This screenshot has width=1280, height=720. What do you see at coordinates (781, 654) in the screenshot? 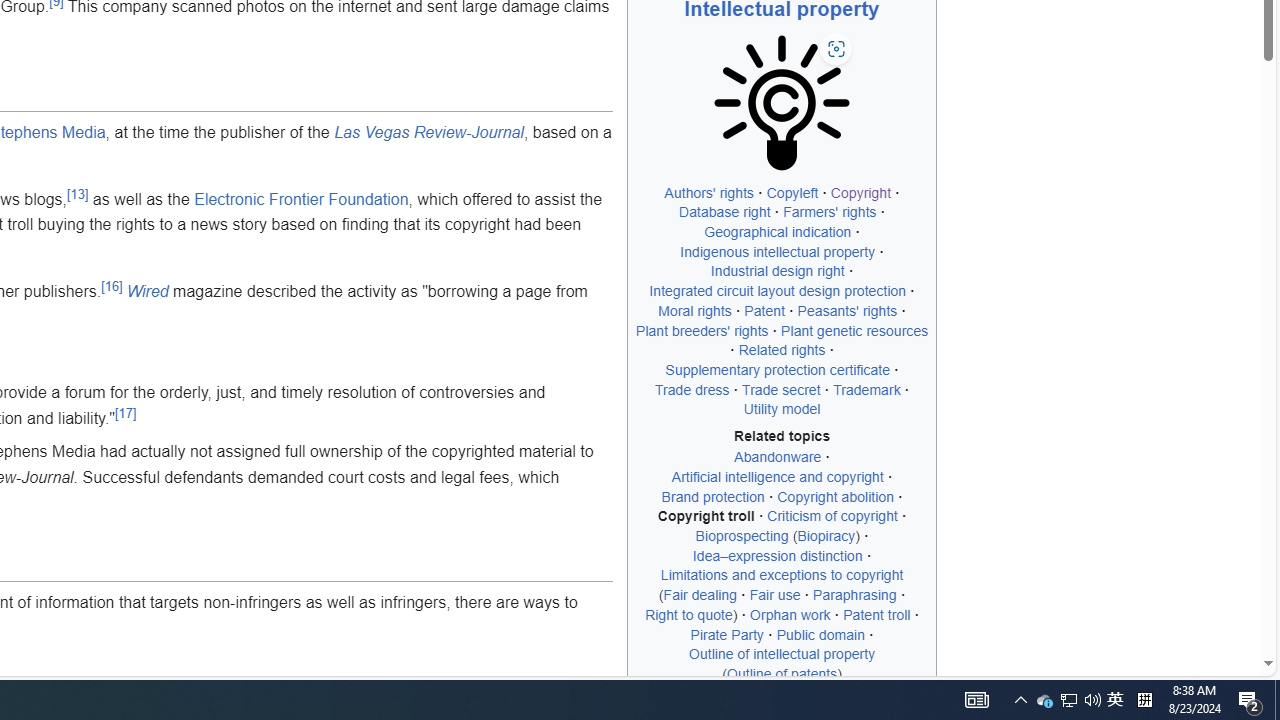
I see `'Outline of intellectual property'` at bounding box center [781, 654].